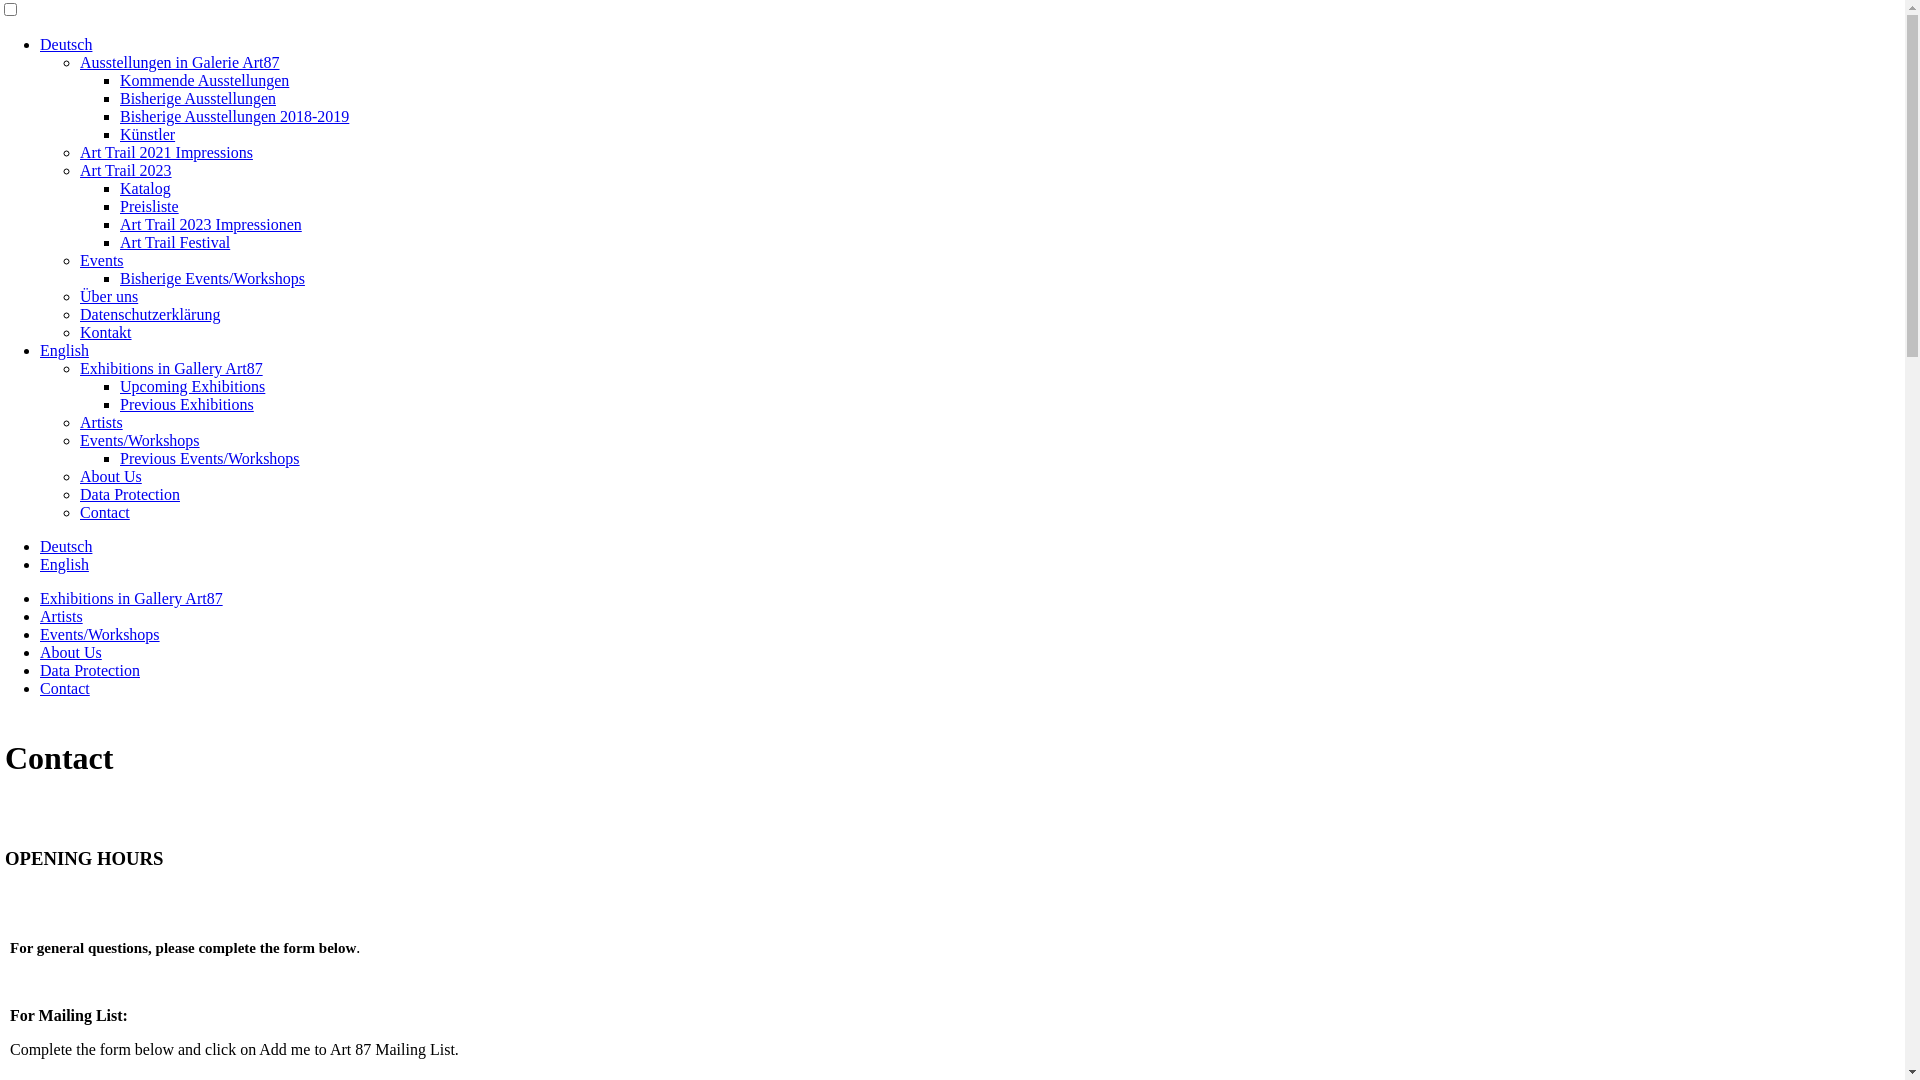  Describe the element at coordinates (212, 278) in the screenshot. I see `'Bisherige Events/Workshops'` at that location.